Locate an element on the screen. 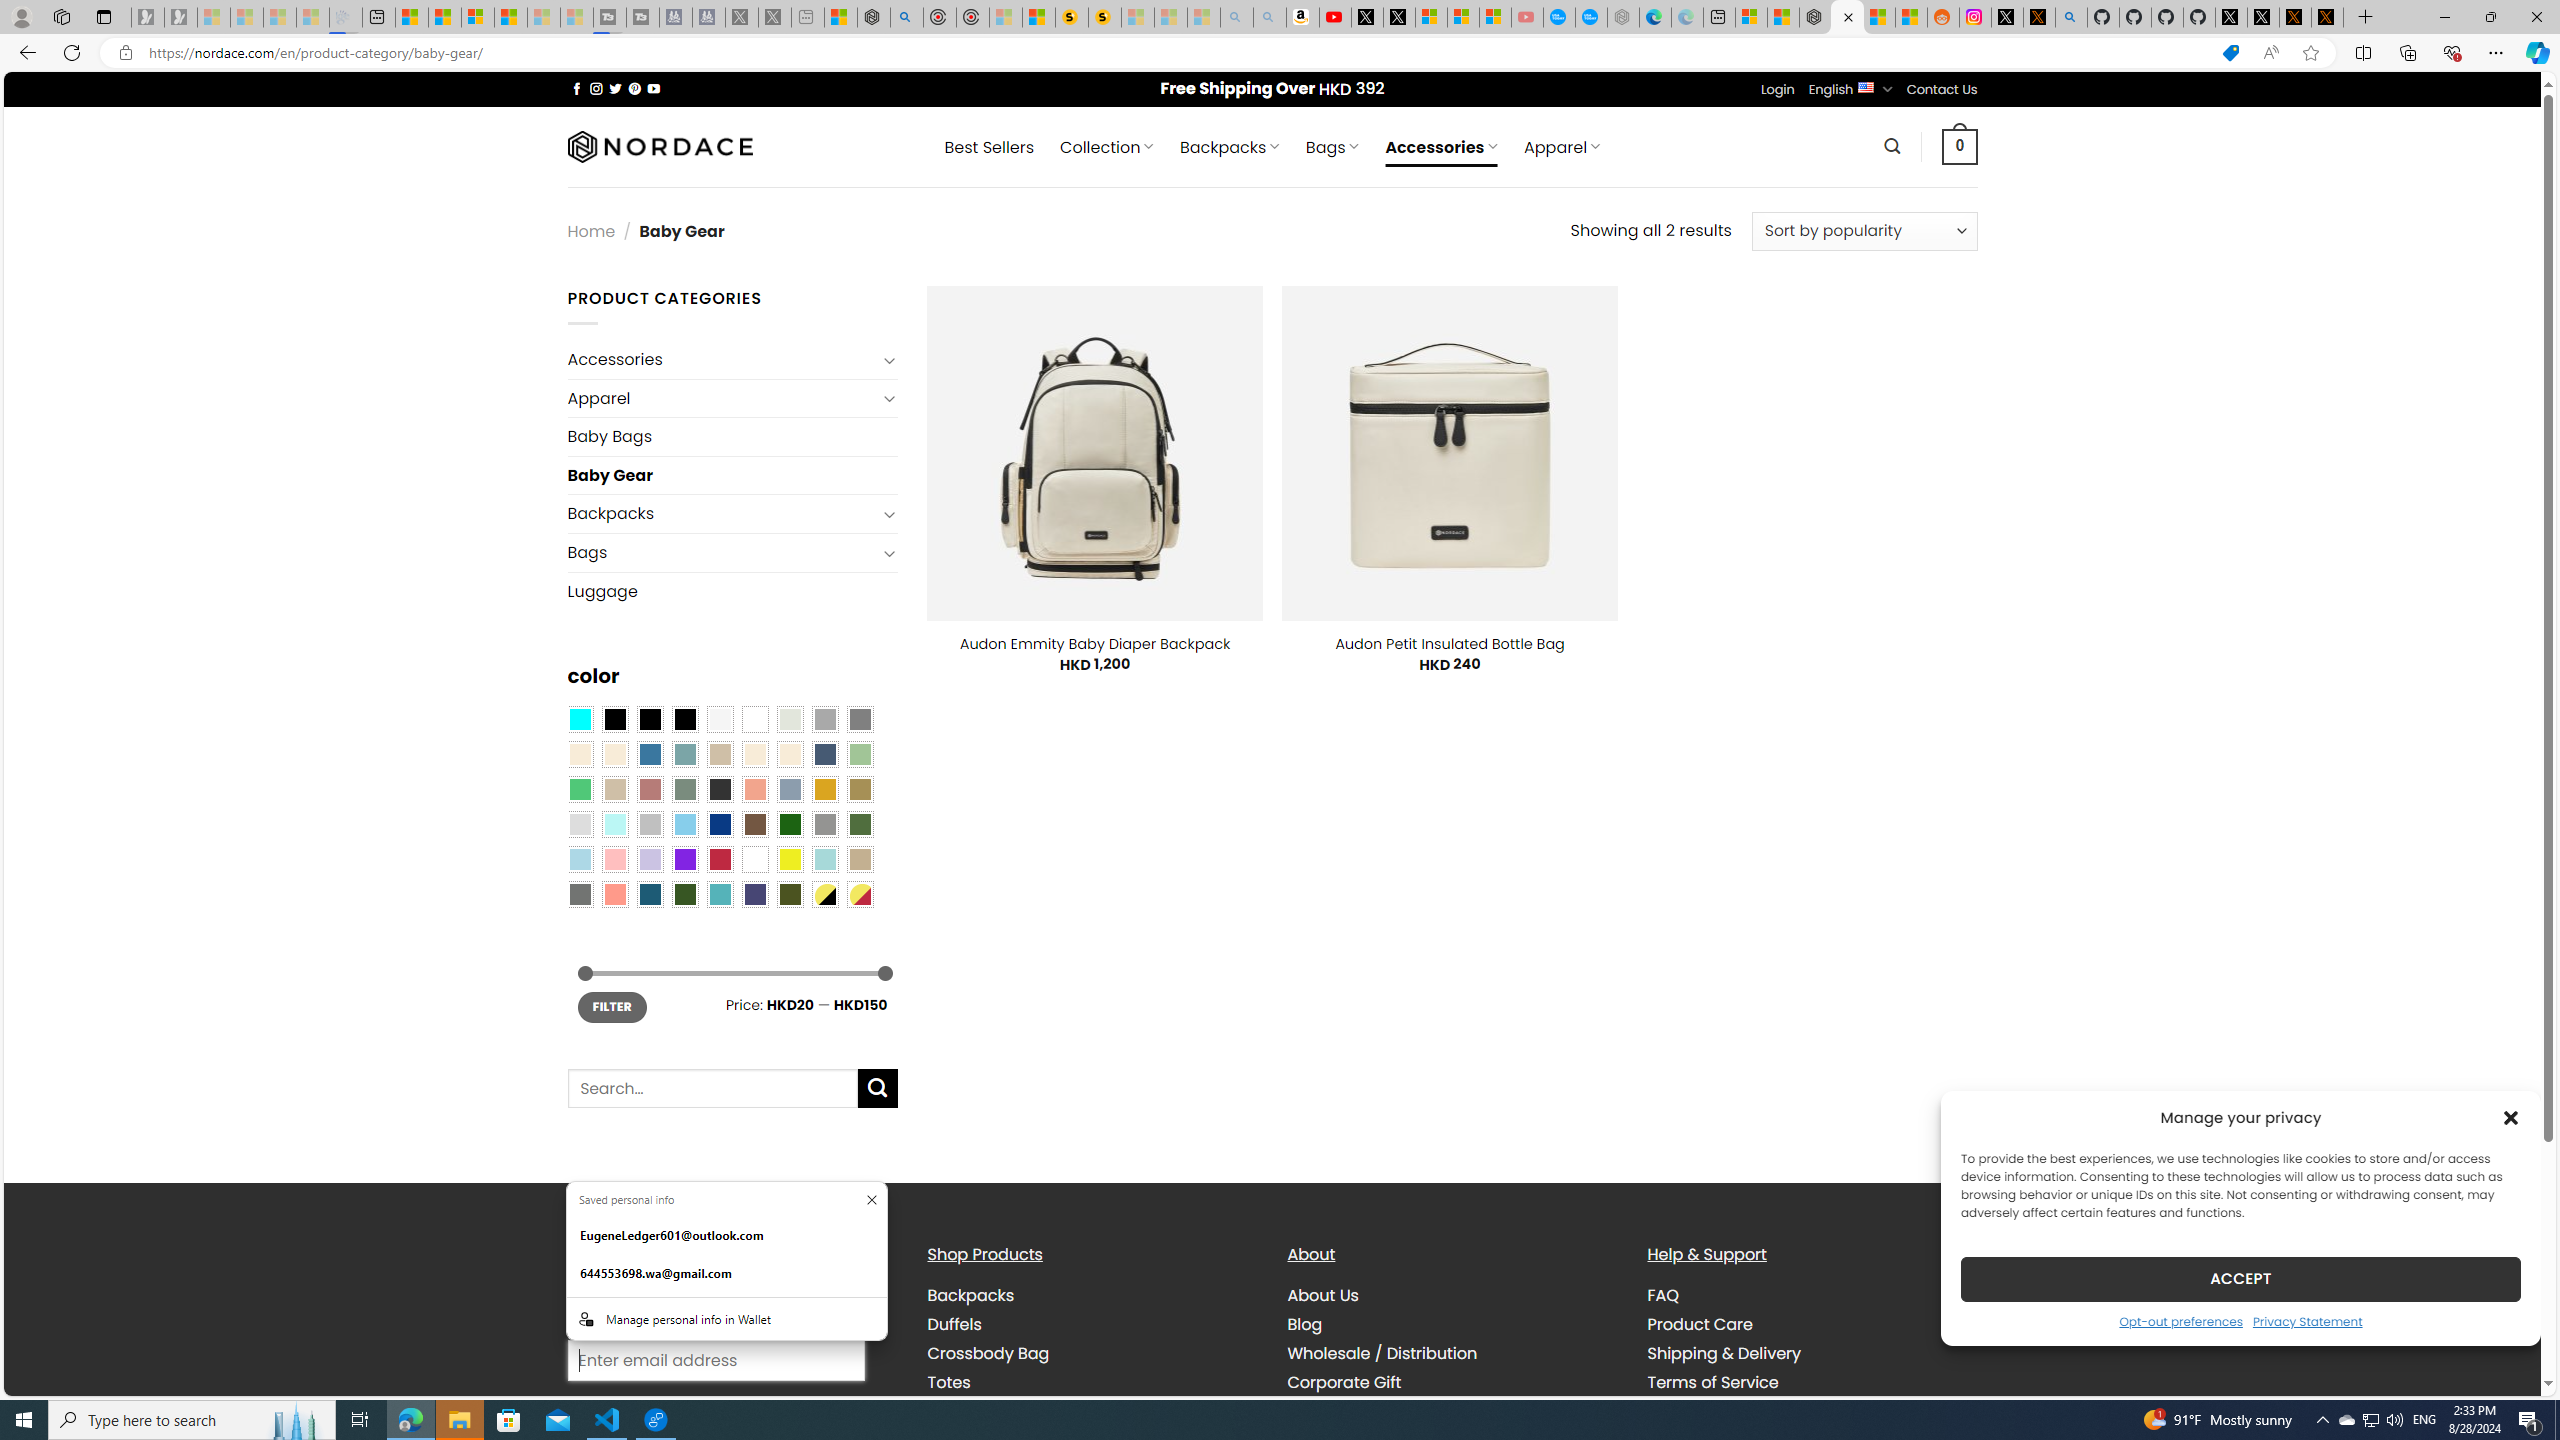 The width and height of the screenshot is (2560, 1440). 'Baby Gear' is located at coordinates (731, 474).